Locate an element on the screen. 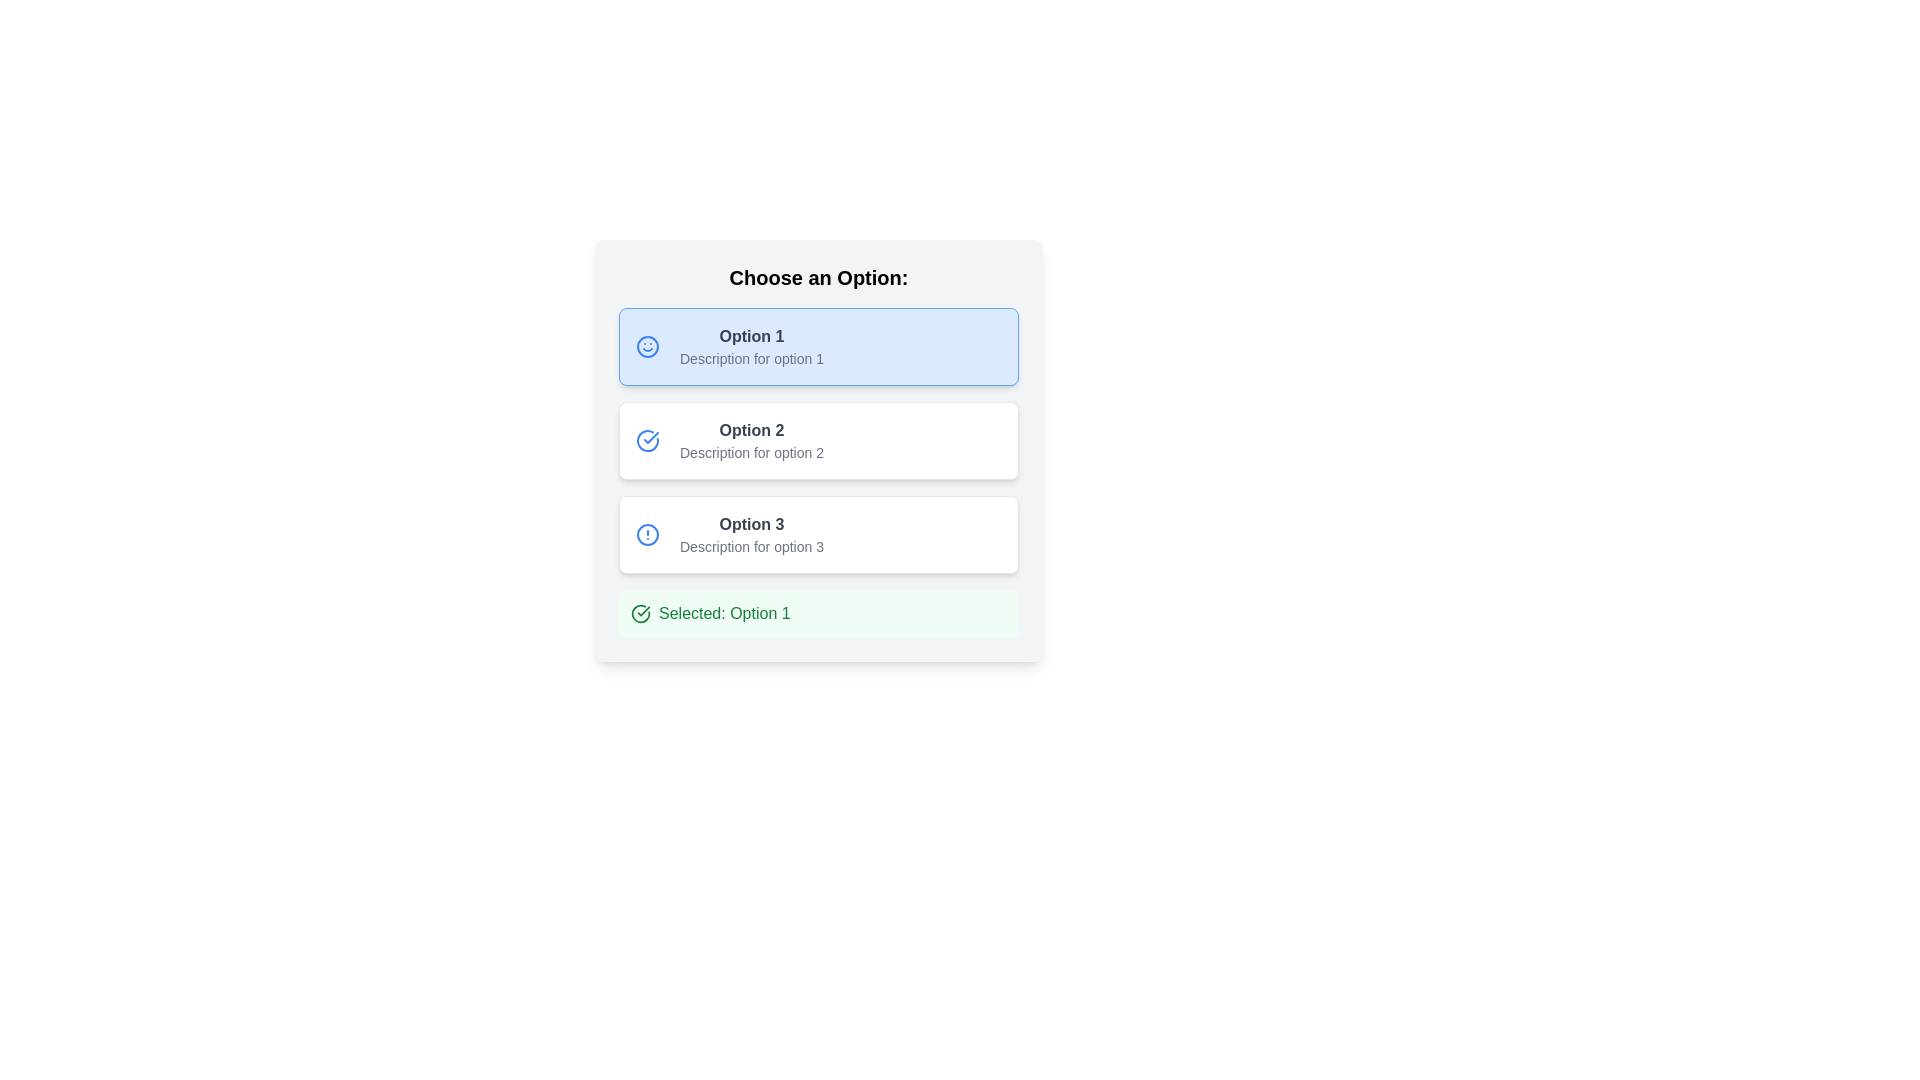 The image size is (1920, 1080). the smiley face icon with a blue stroke located to the left of 'Option 1' in the vertical list of selectable options is located at coordinates (648, 346).